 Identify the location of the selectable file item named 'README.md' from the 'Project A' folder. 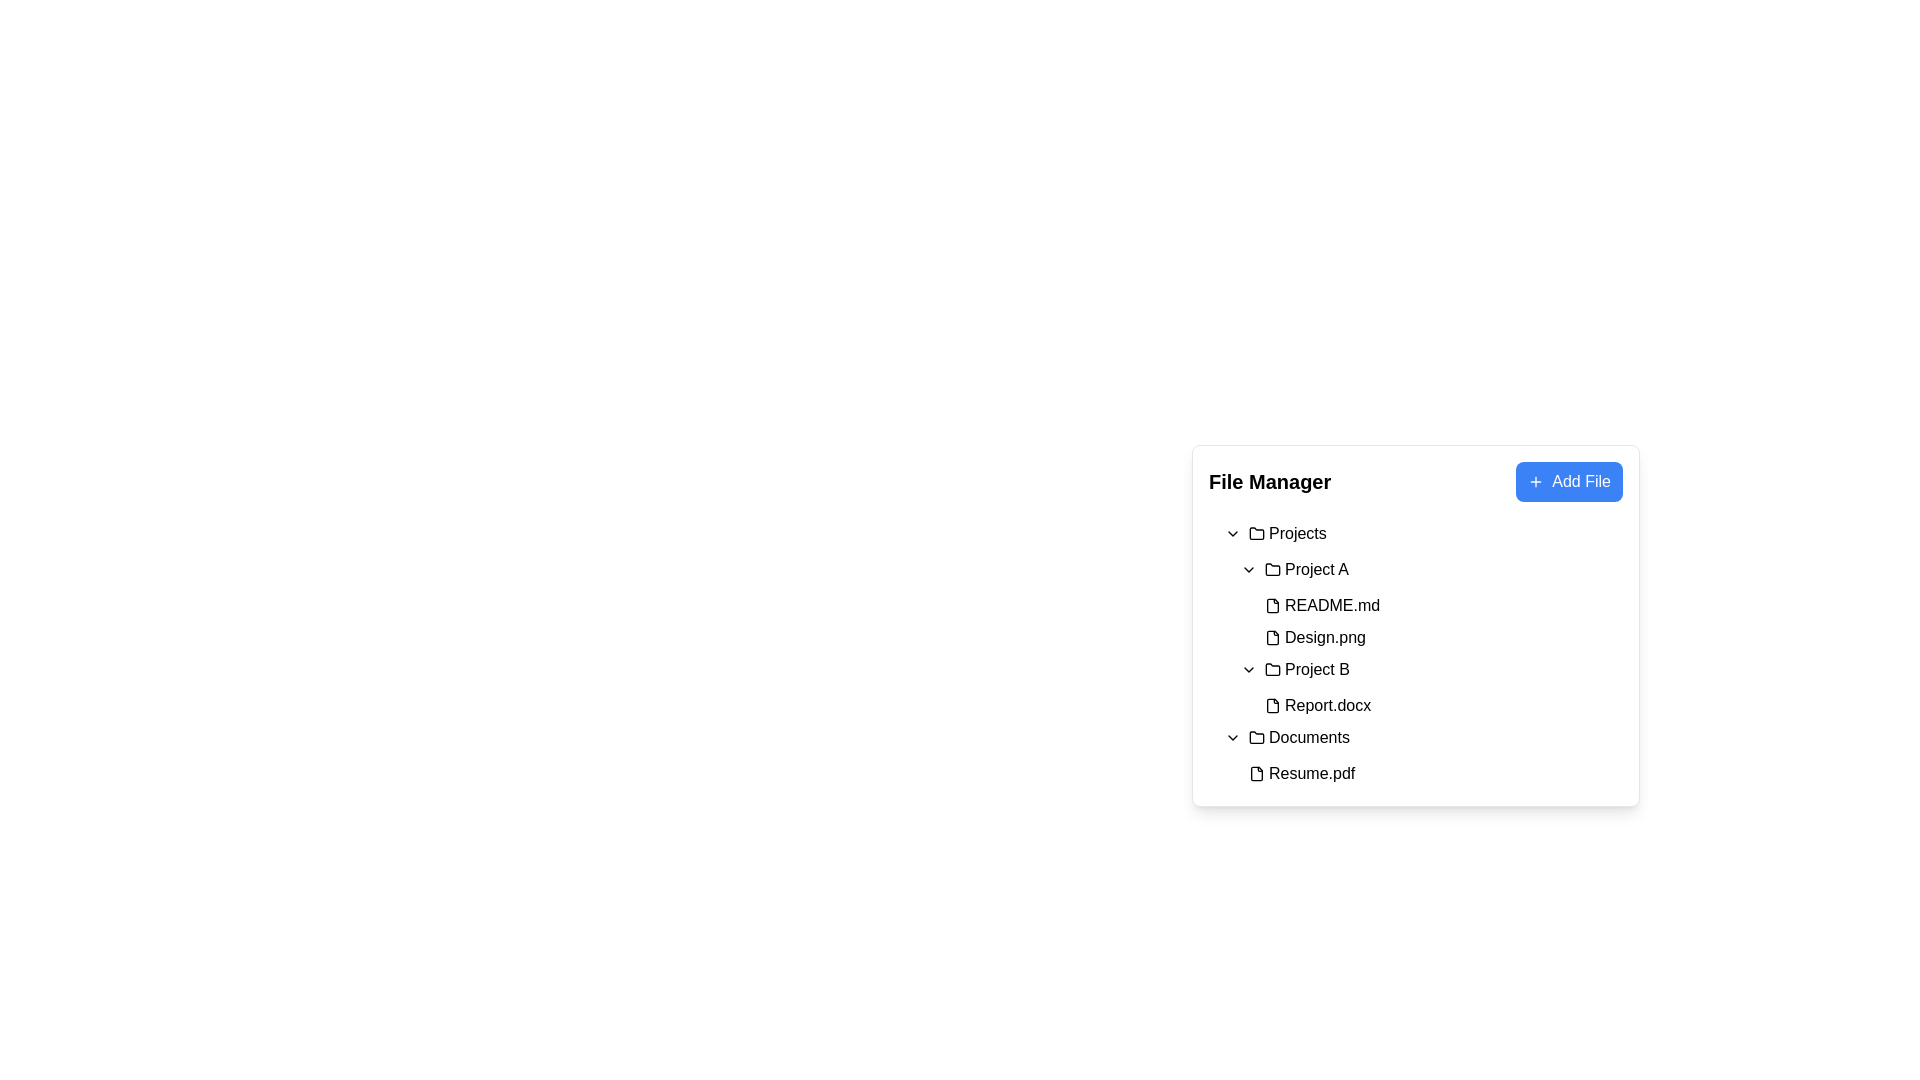
(1423, 603).